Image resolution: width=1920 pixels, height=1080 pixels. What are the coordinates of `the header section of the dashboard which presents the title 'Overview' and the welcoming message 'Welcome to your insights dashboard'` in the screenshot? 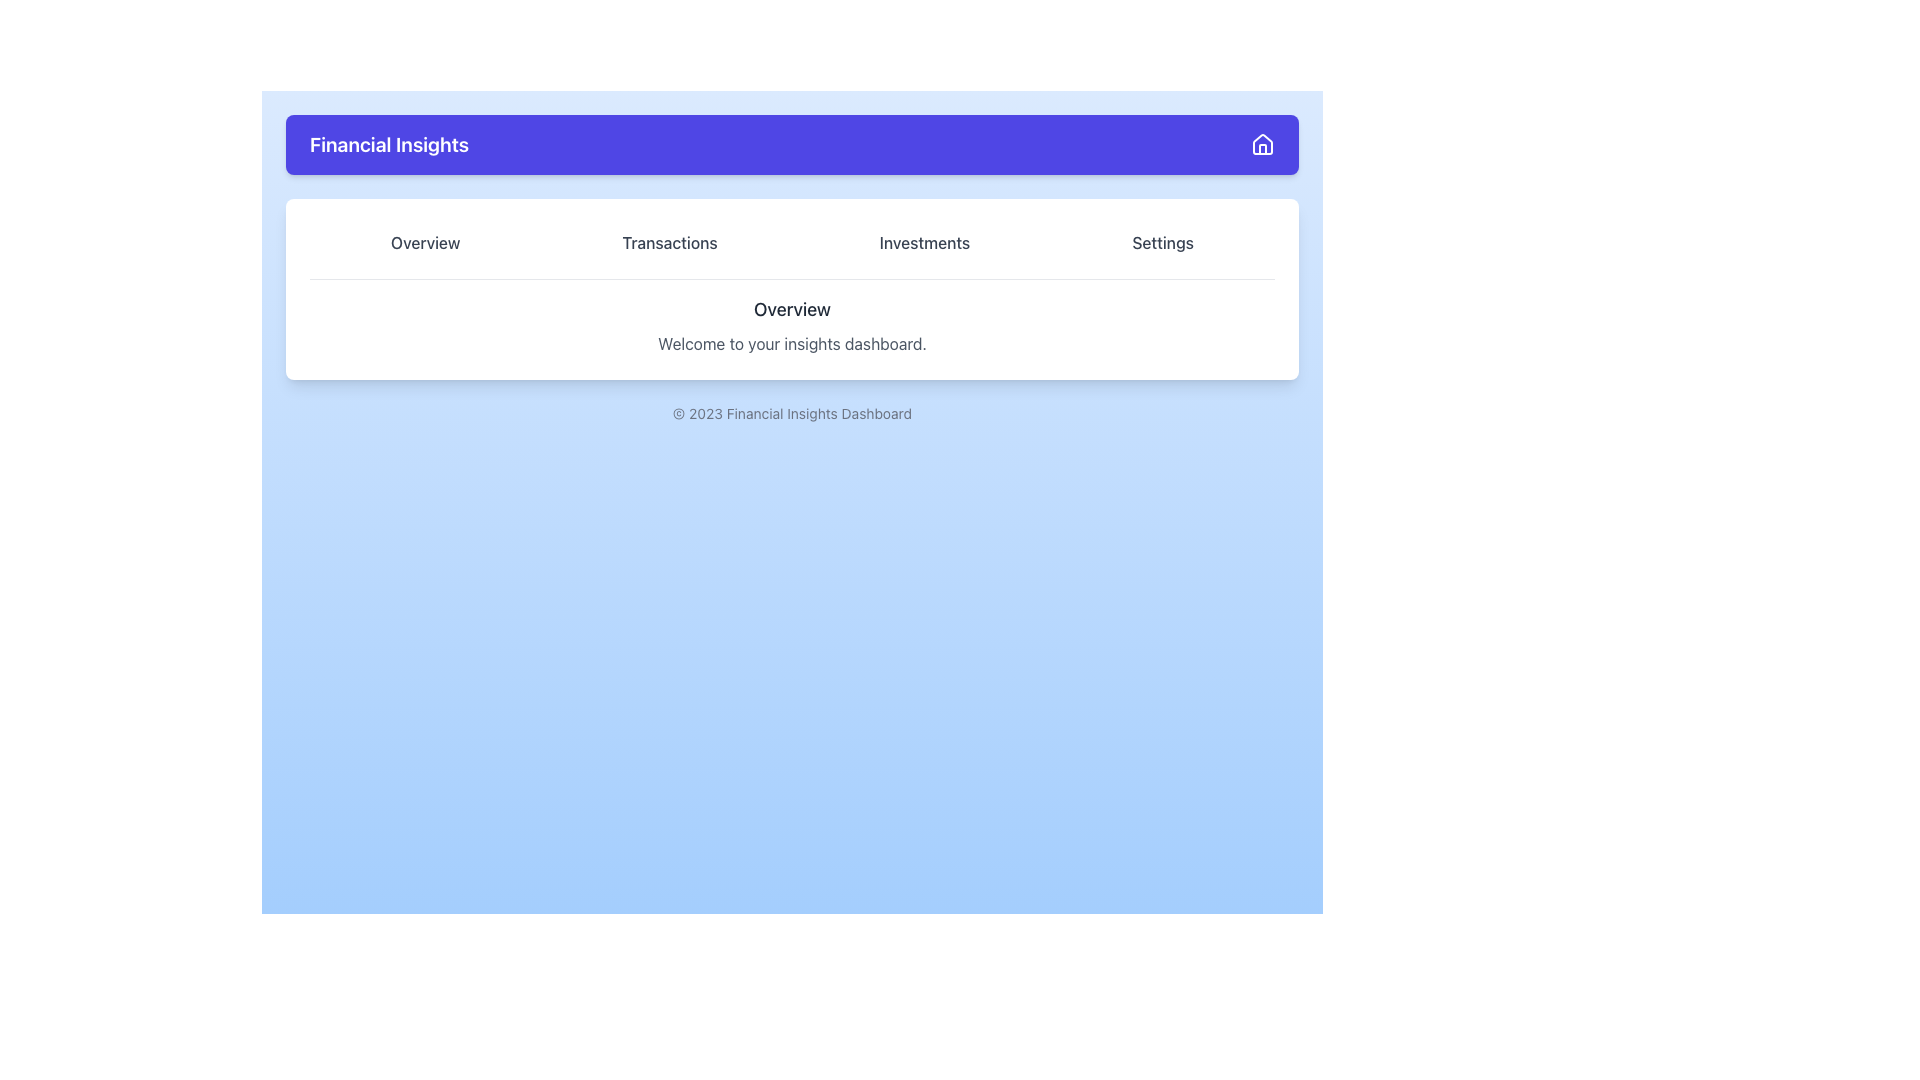 It's located at (791, 325).